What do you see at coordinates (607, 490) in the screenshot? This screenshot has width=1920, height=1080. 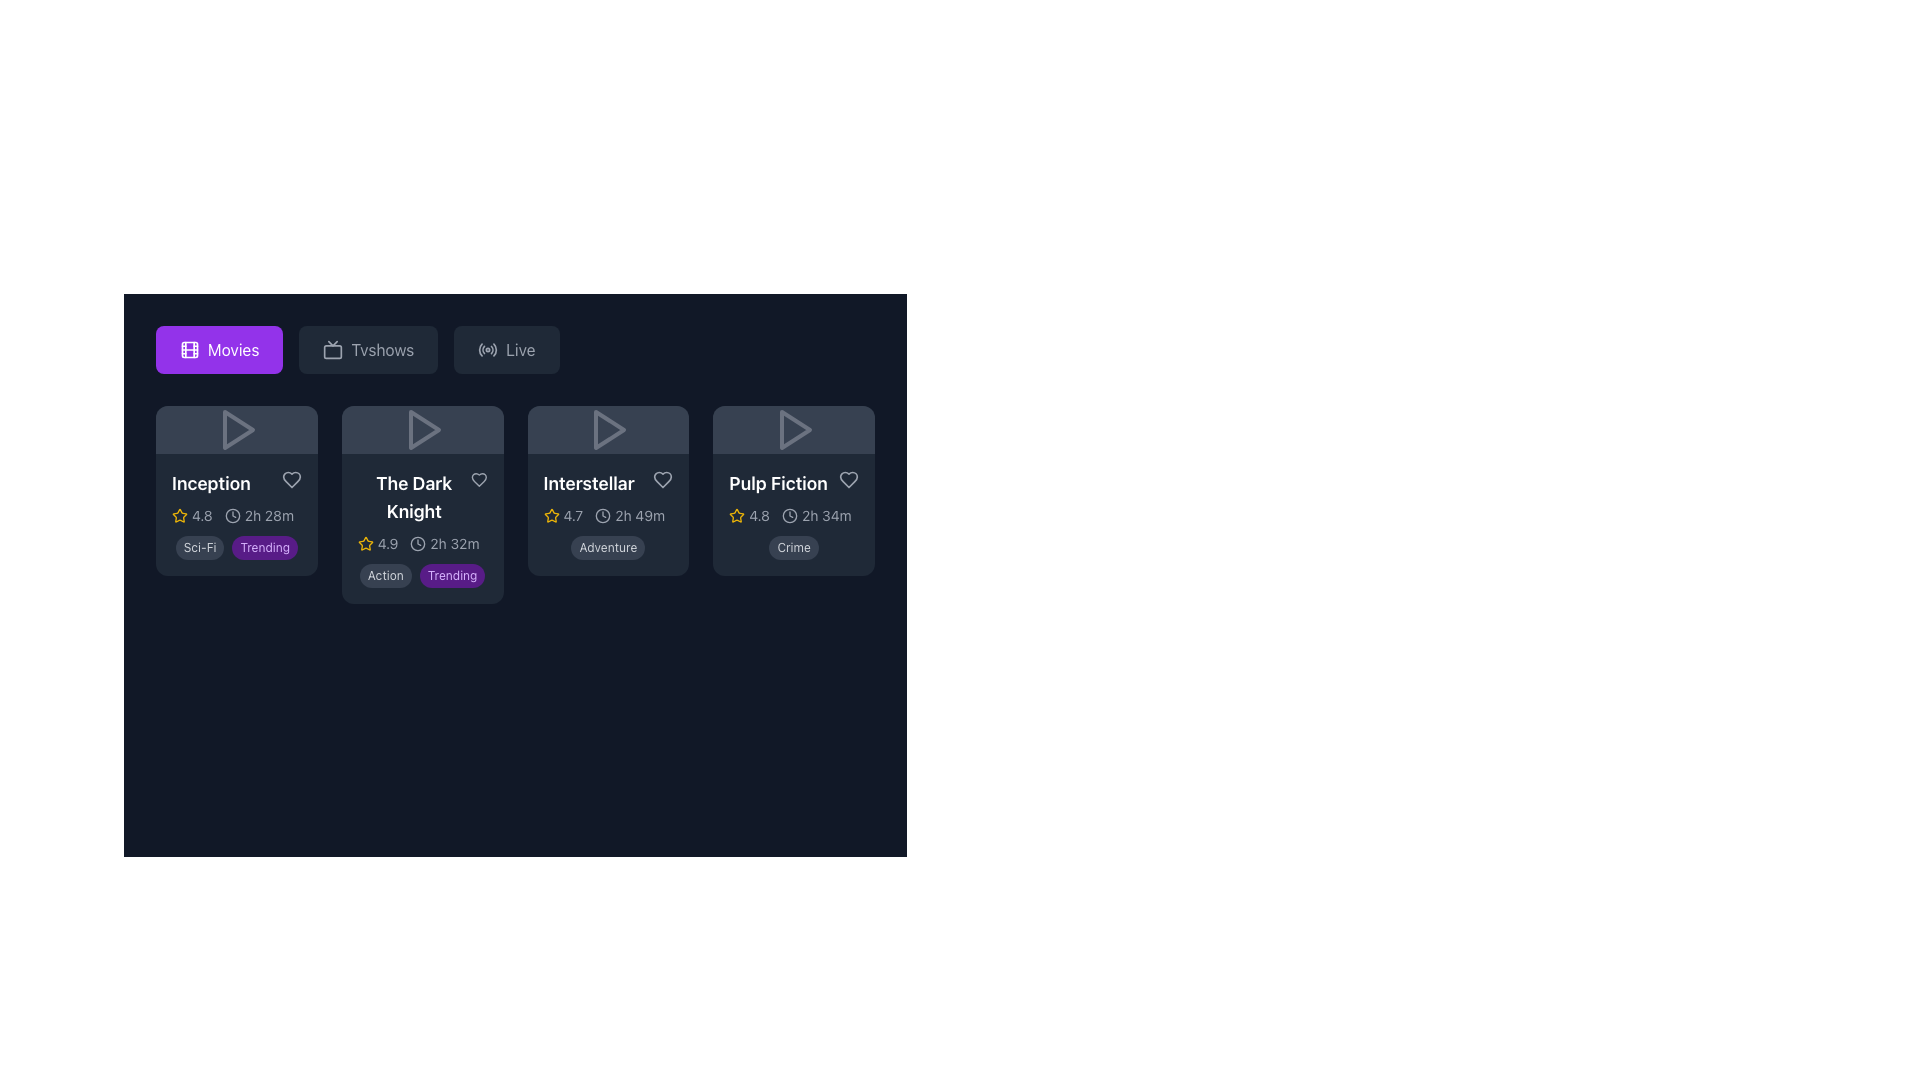 I see `the movie card for 'Interstellar', which has a dark-gray background and features the title in bold white text, located as the third item in the second row of movie cards` at bounding box center [607, 490].